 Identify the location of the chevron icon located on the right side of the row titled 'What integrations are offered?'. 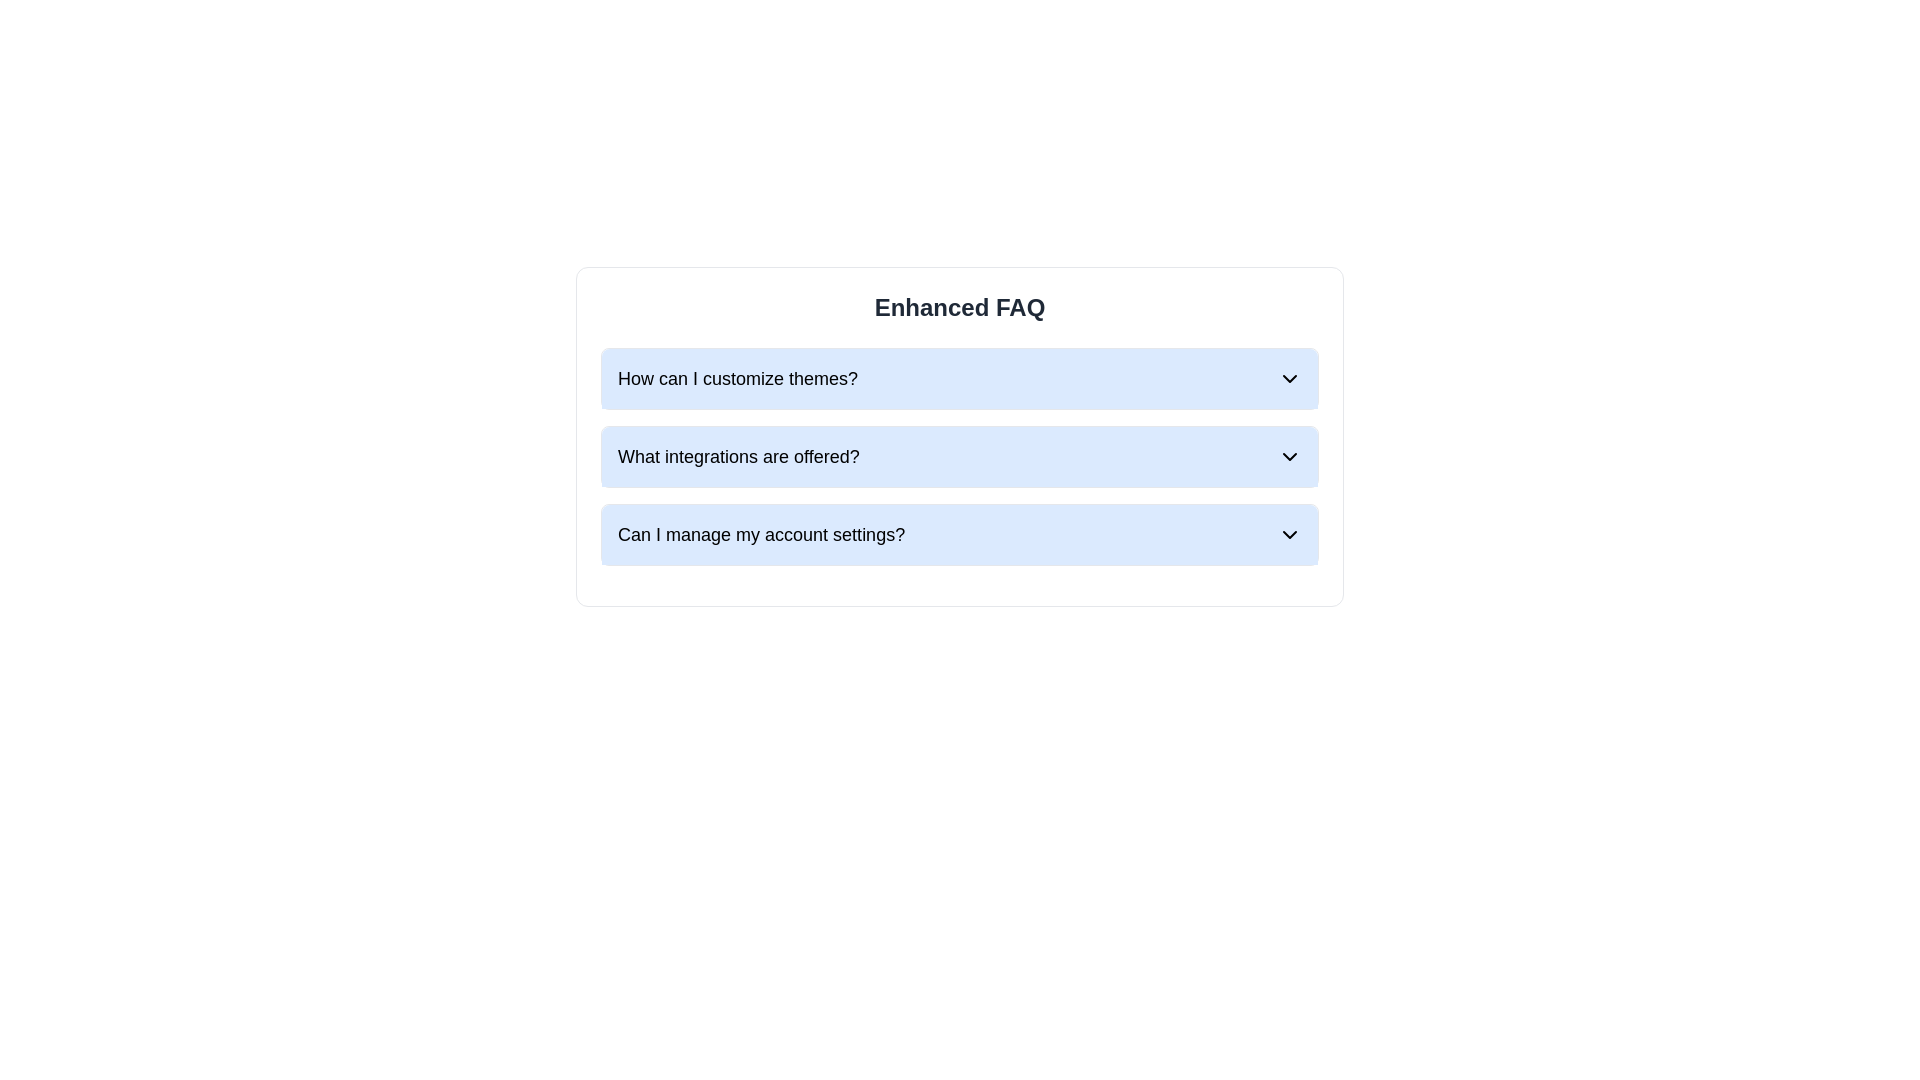
(1290, 456).